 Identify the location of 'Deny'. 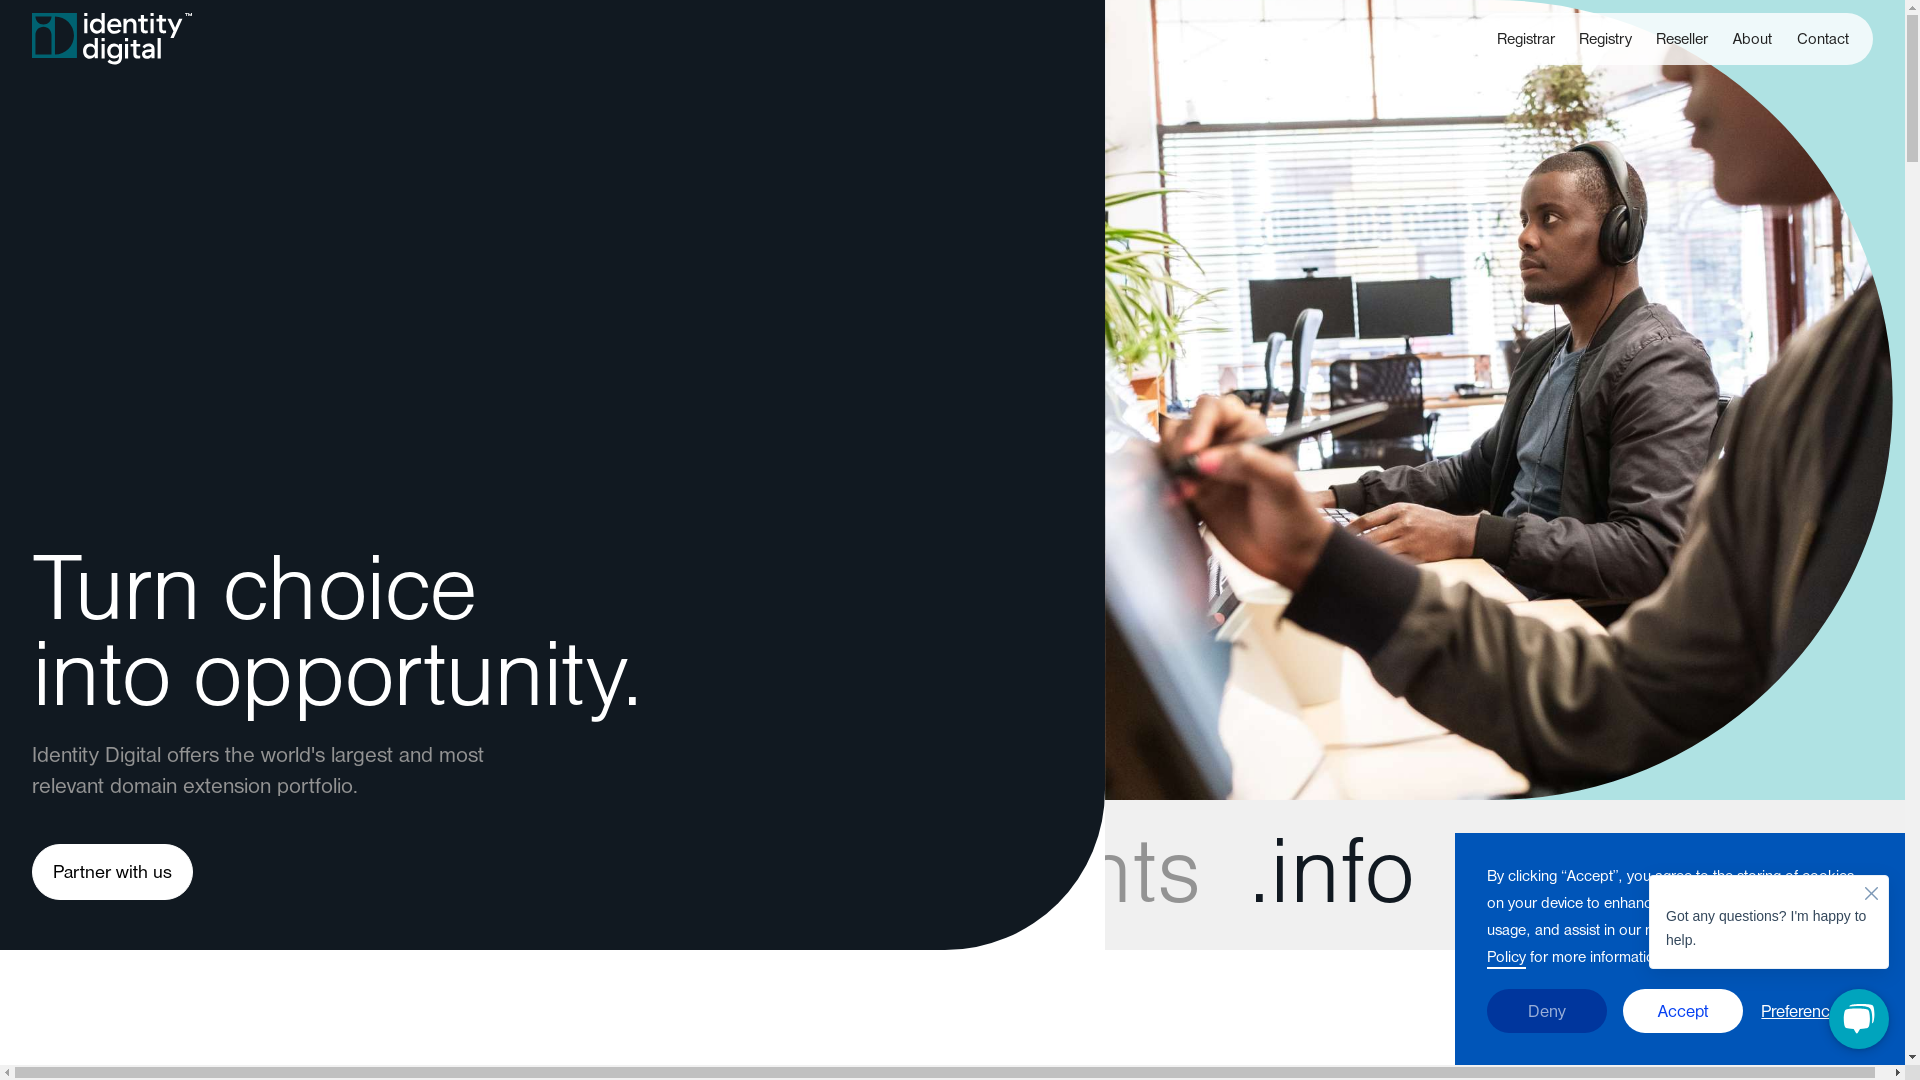
(1545, 1010).